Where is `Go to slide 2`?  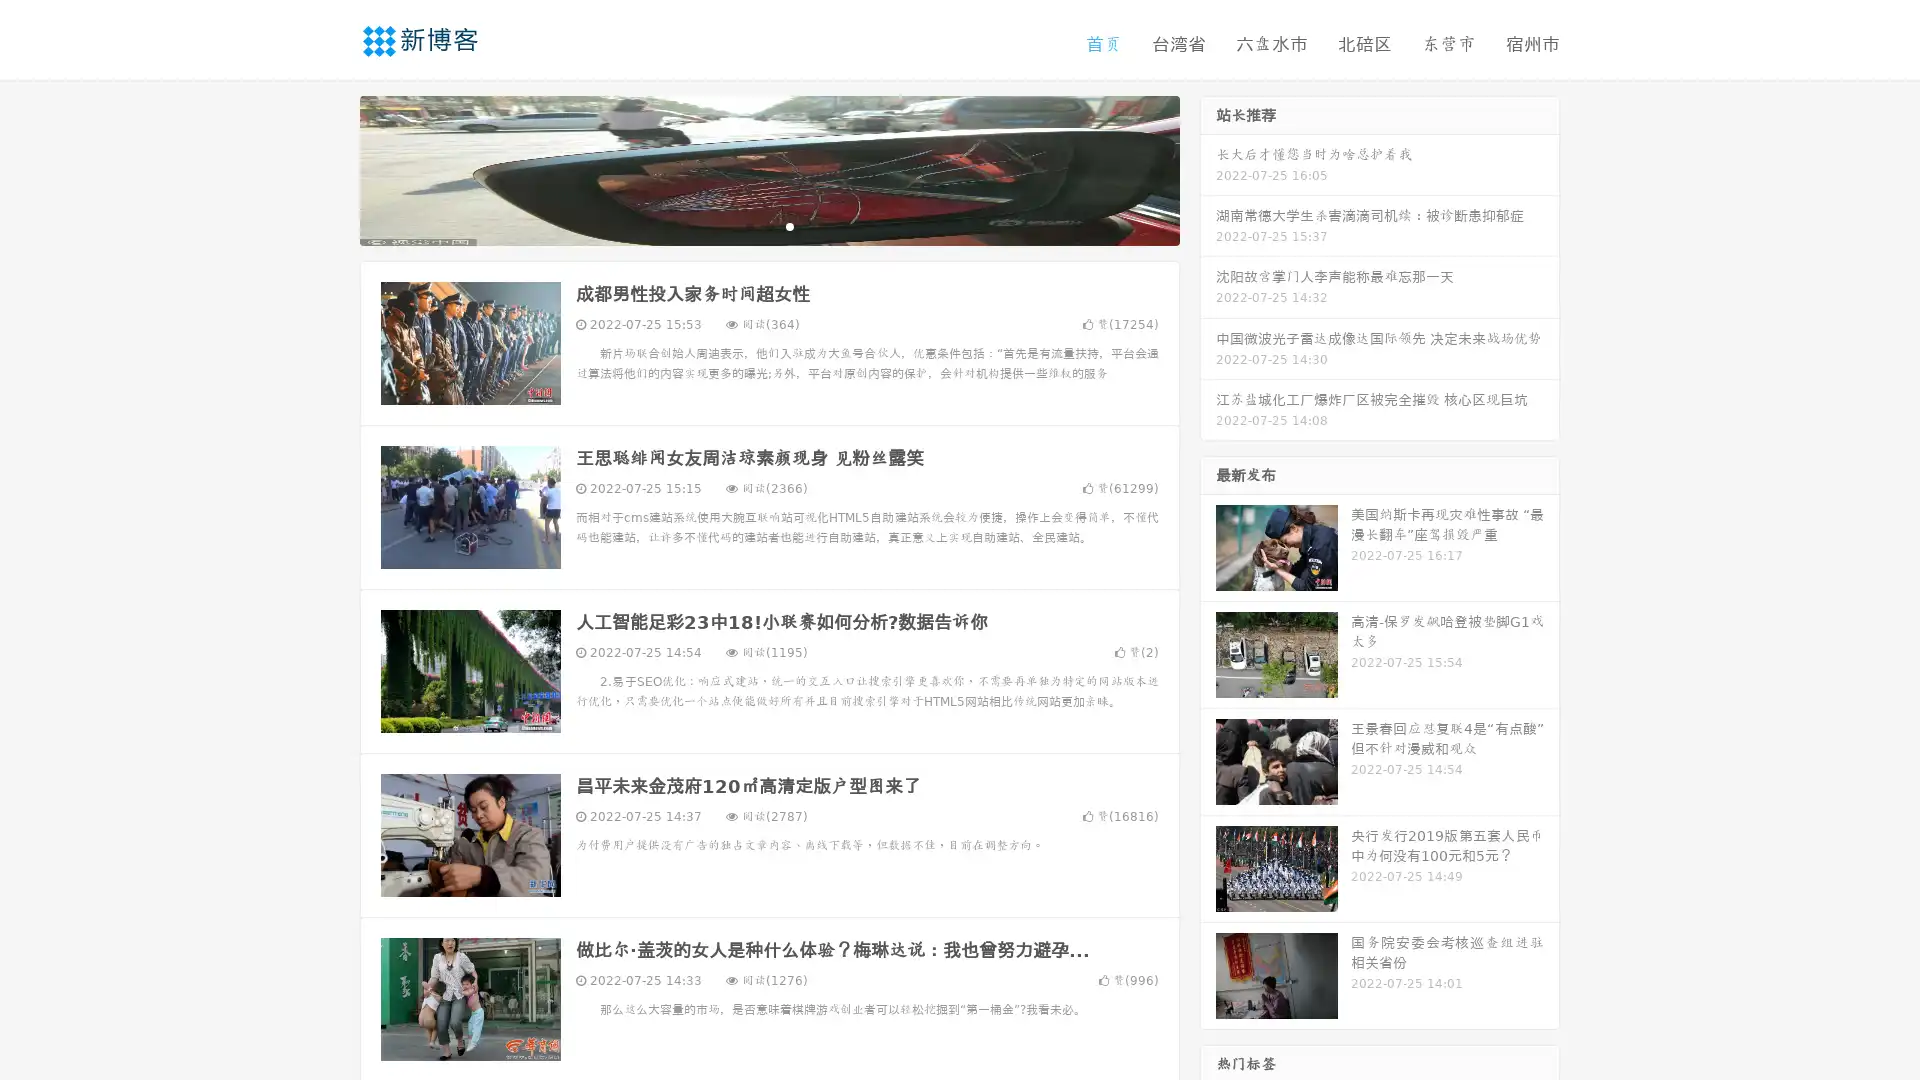
Go to slide 2 is located at coordinates (768, 225).